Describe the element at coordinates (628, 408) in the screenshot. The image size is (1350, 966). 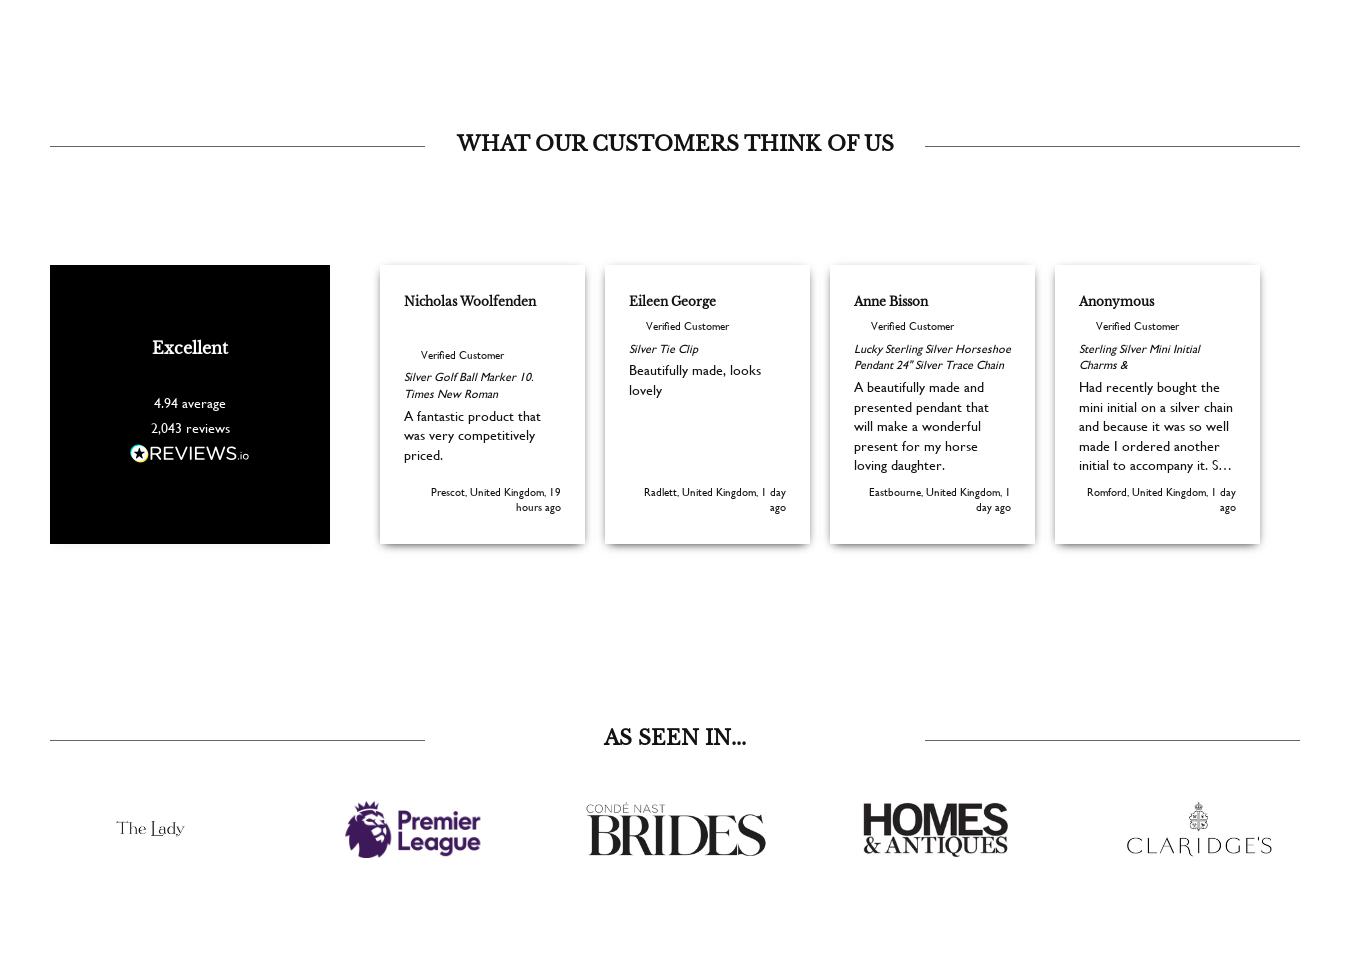
I see `'Beautifully made, looks lovely'` at that location.